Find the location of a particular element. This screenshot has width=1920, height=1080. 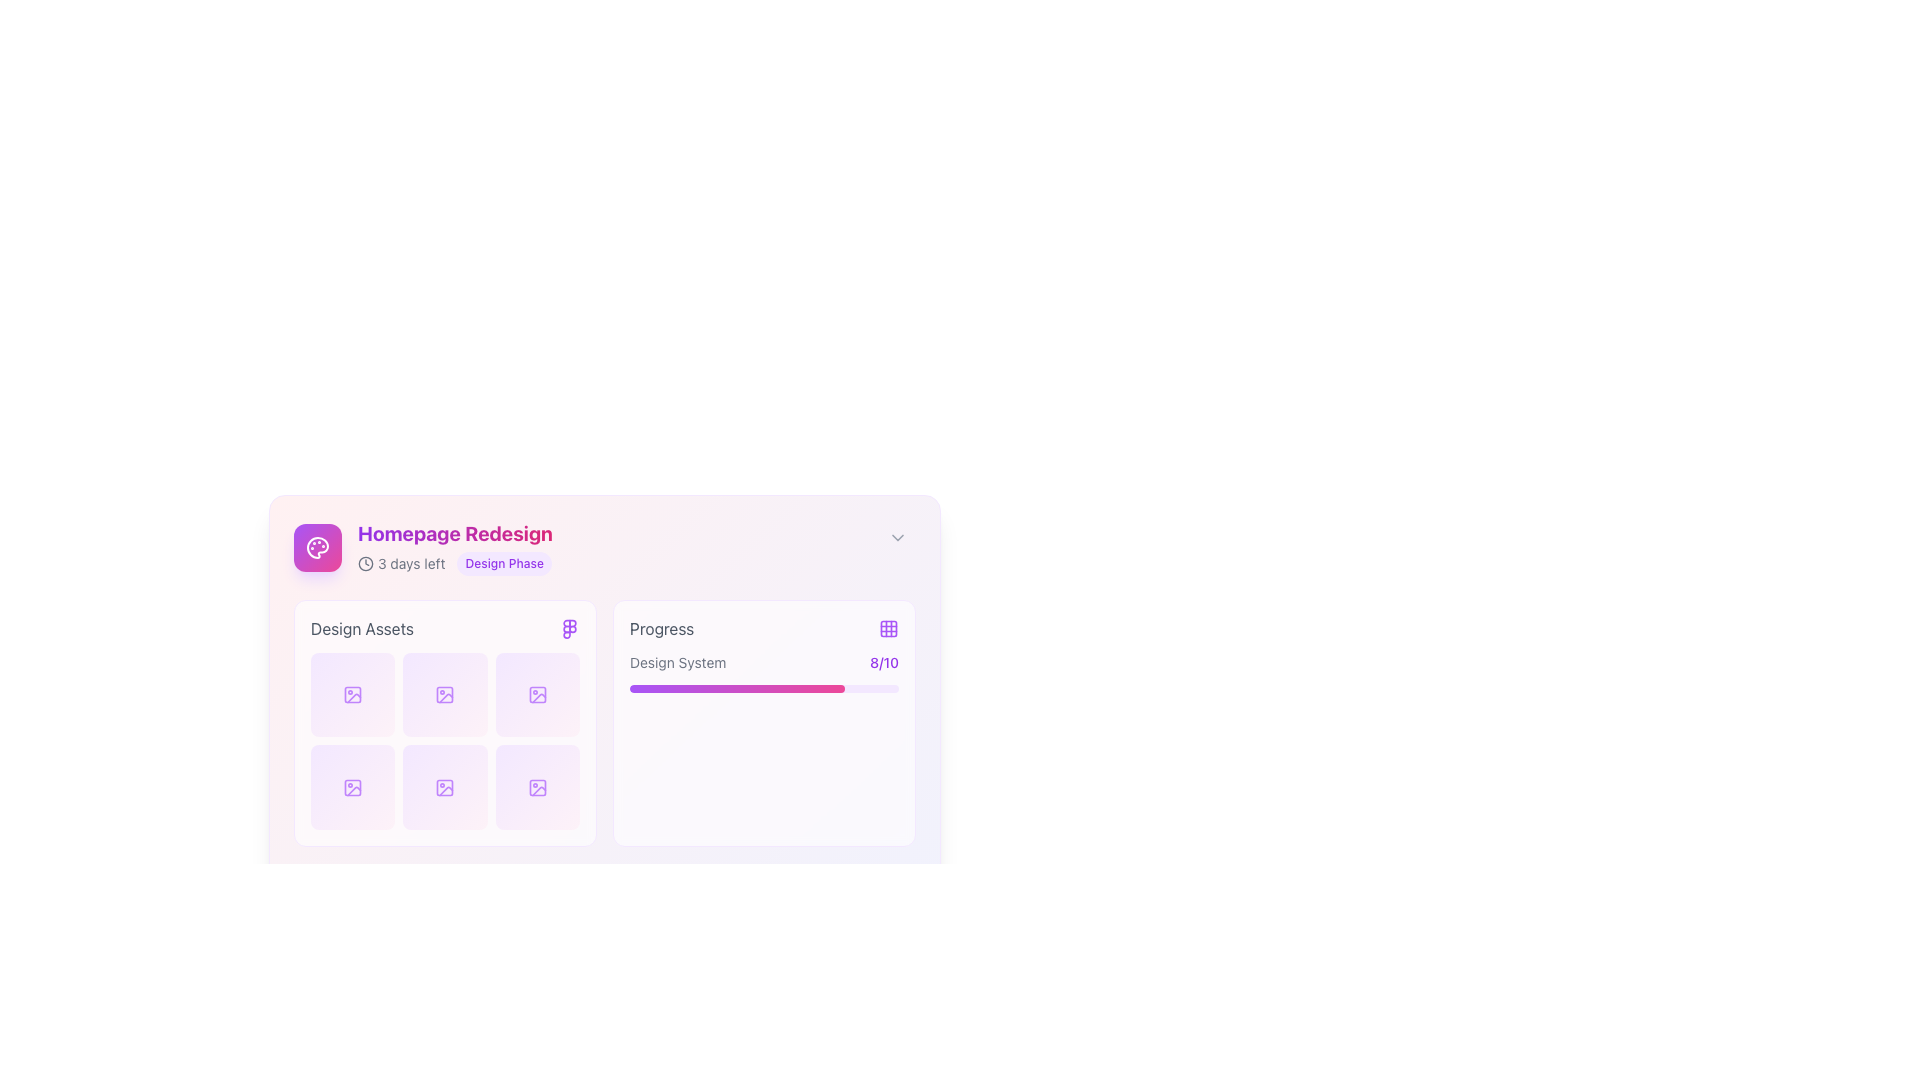

the filled portion of the progress bar, which is styled with a gradient from purple to pink and fills approximately 80% of the width under the 'Progress' heading in the 'Homepage Redesign' section is located at coordinates (736, 688).